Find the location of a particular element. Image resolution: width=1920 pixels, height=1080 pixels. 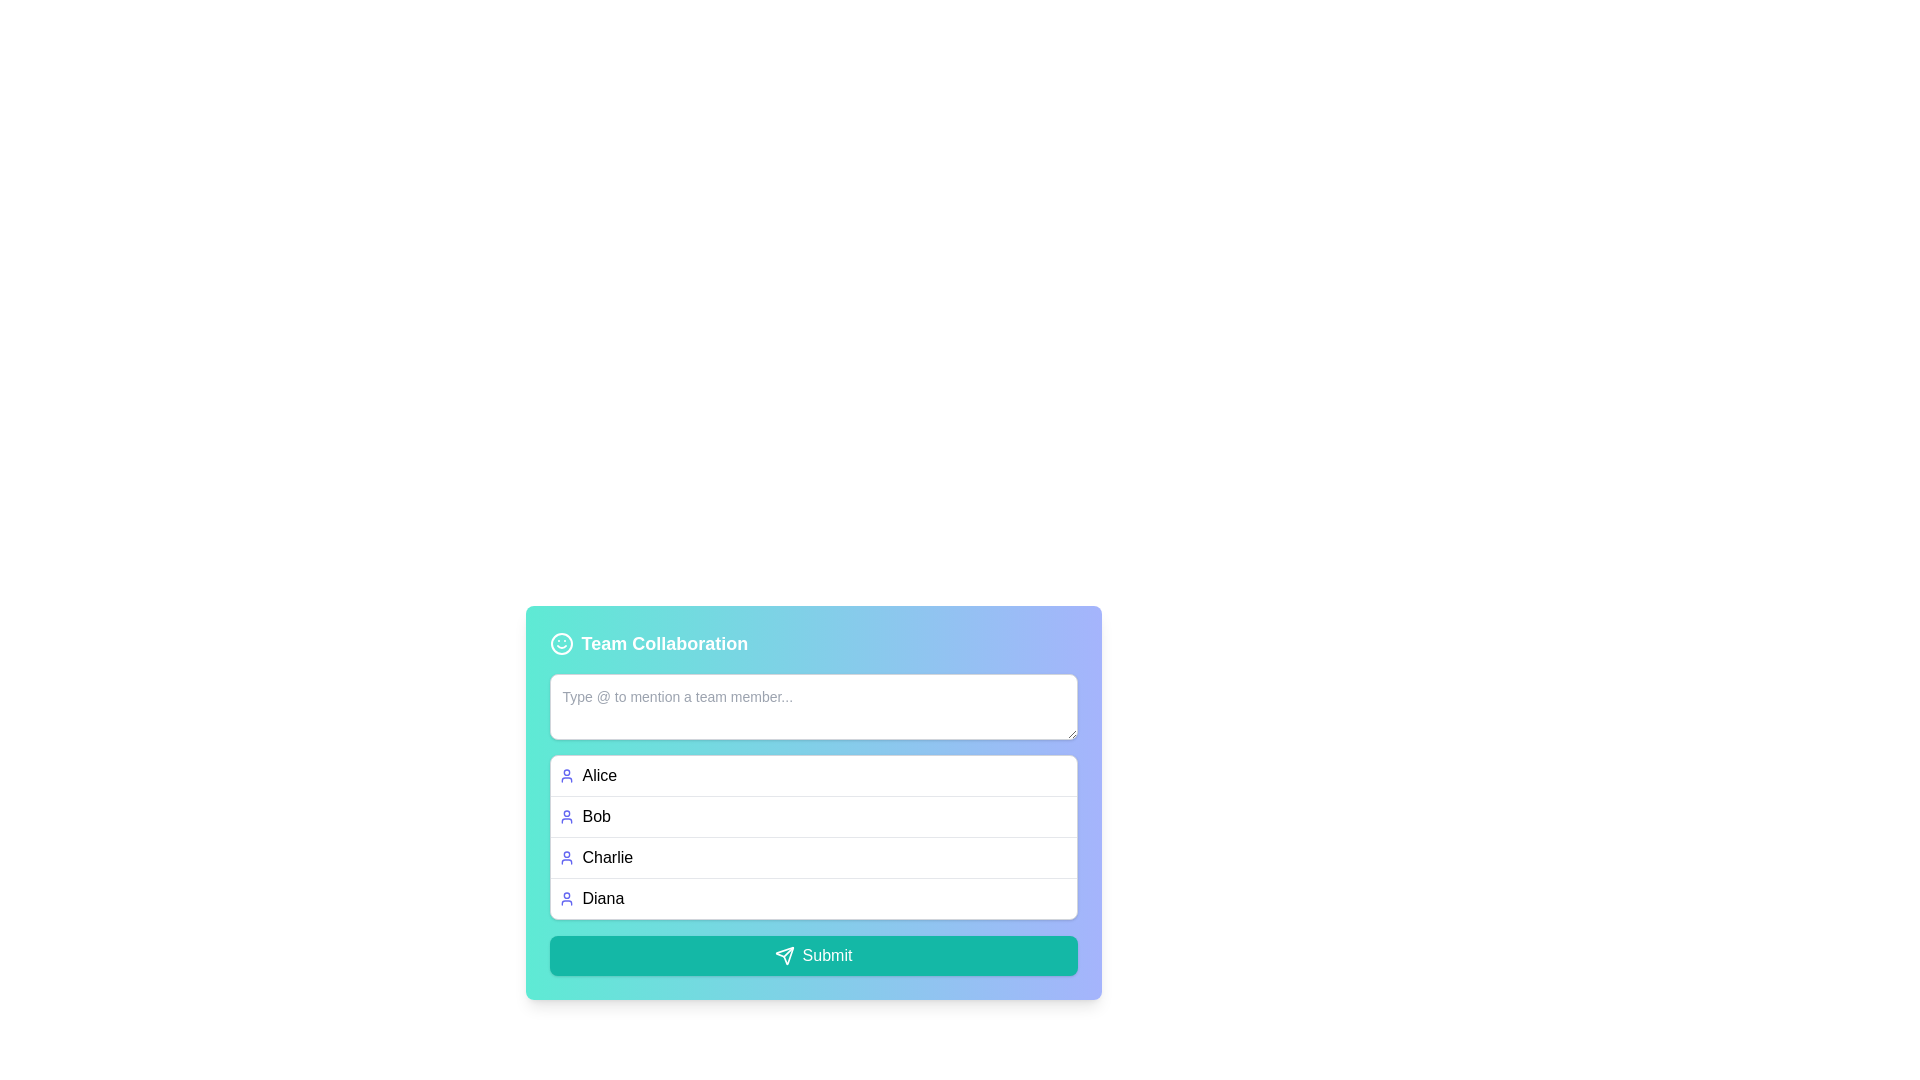

the Text Label that serves as the title or heading for the card, which is centrally aligned at the top of the card interface to the right of an emoji icon is located at coordinates (664, 644).